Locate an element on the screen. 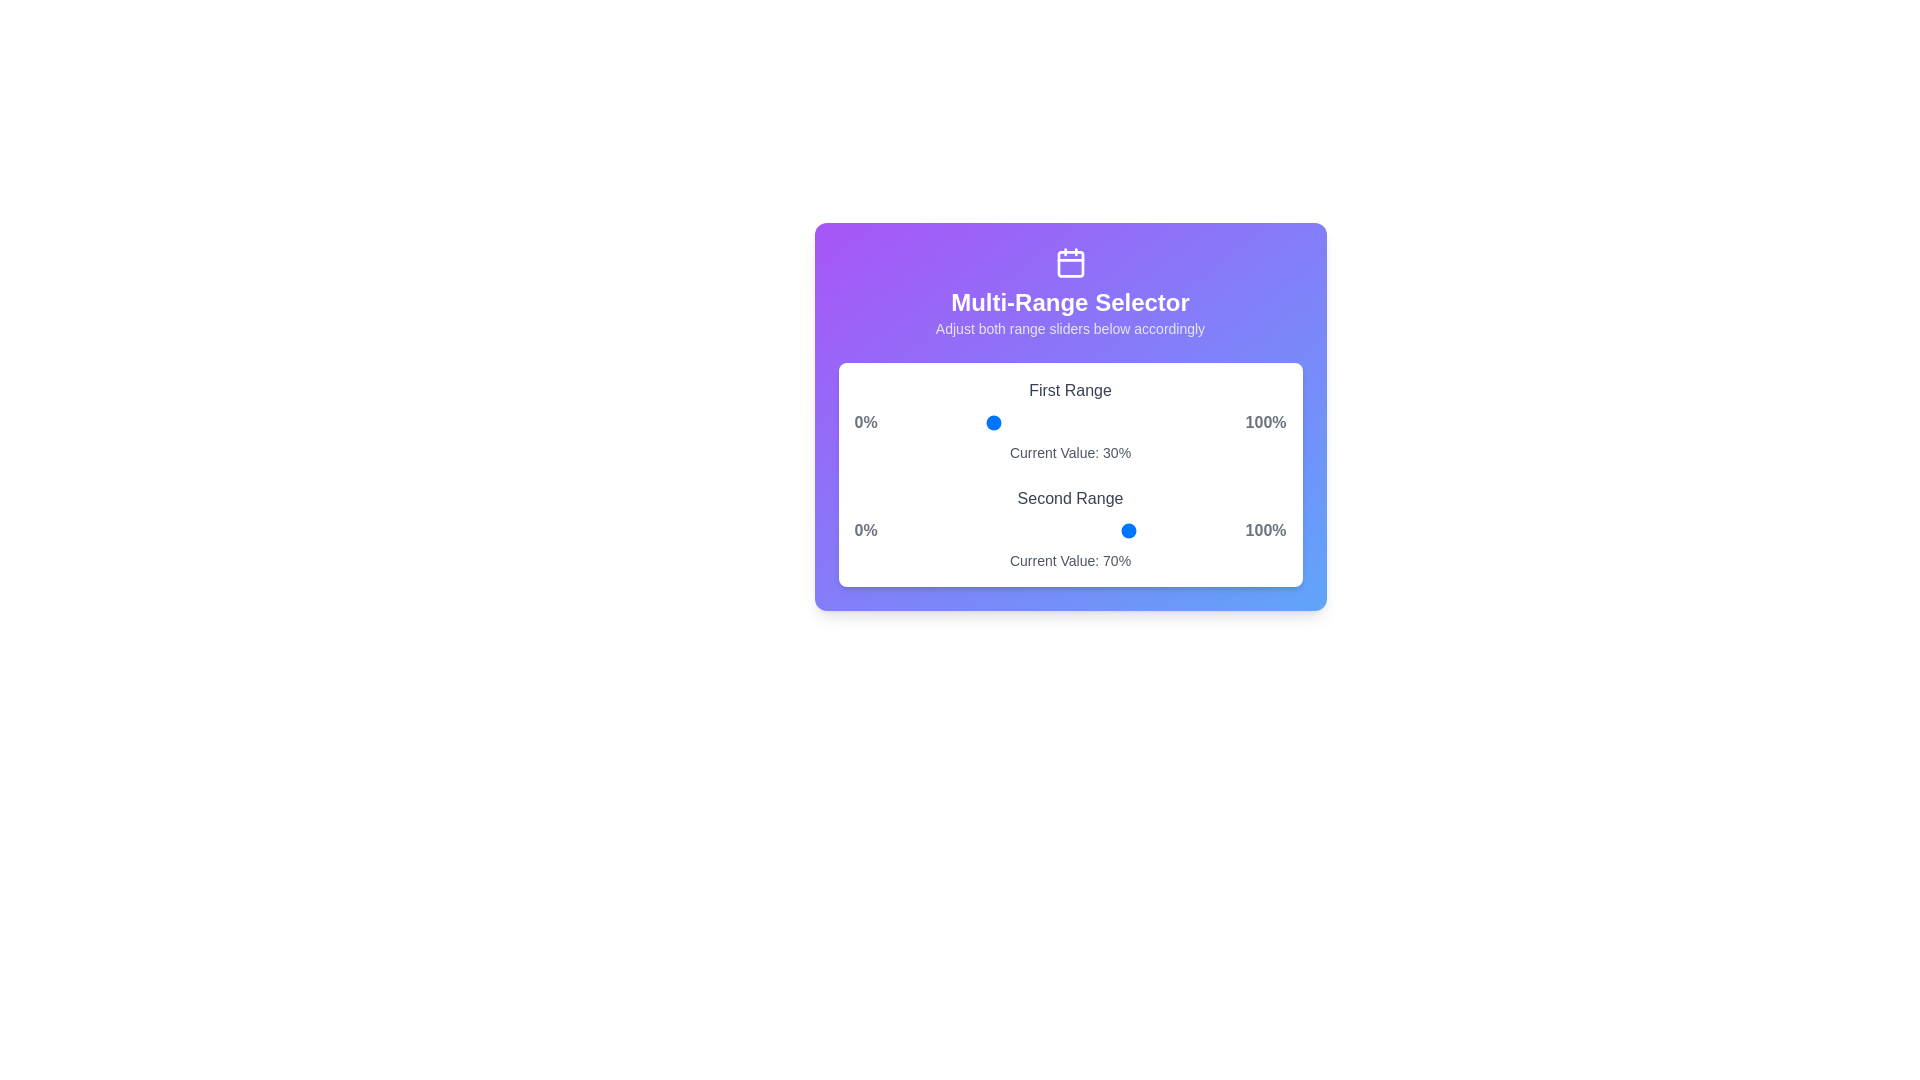 The width and height of the screenshot is (1920, 1080). the handle of the 'First Range' slider is located at coordinates (1069, 419).